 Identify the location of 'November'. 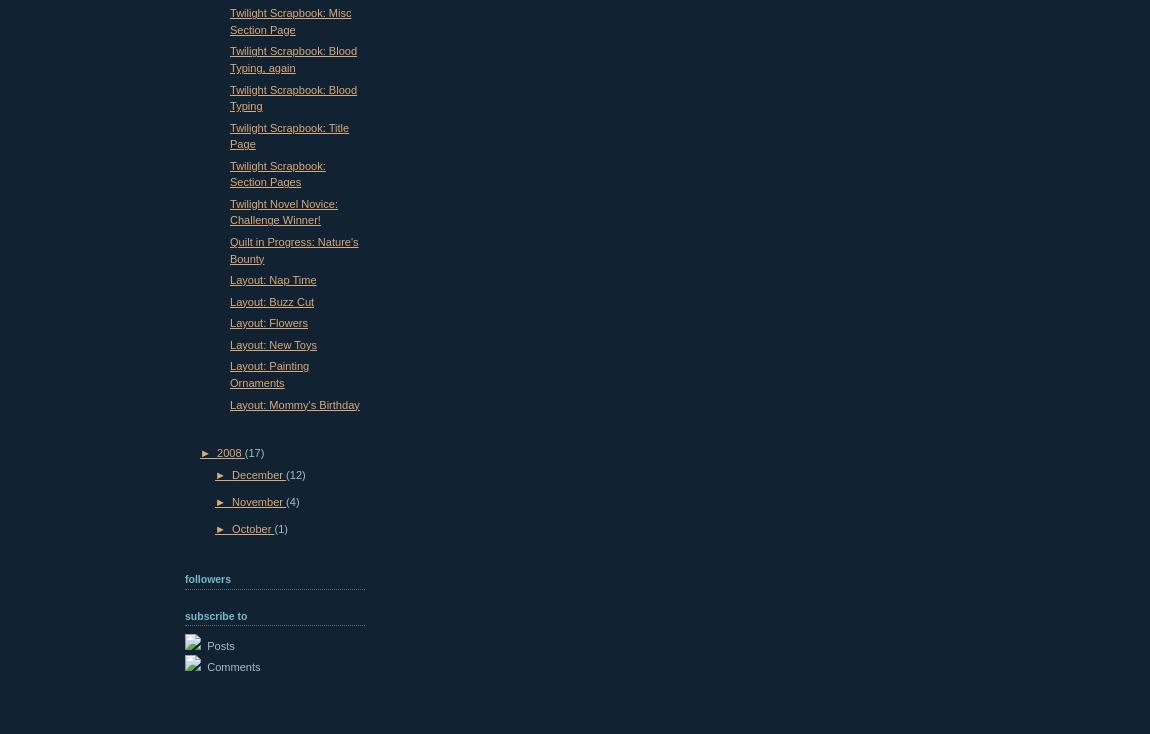
(257, 500).